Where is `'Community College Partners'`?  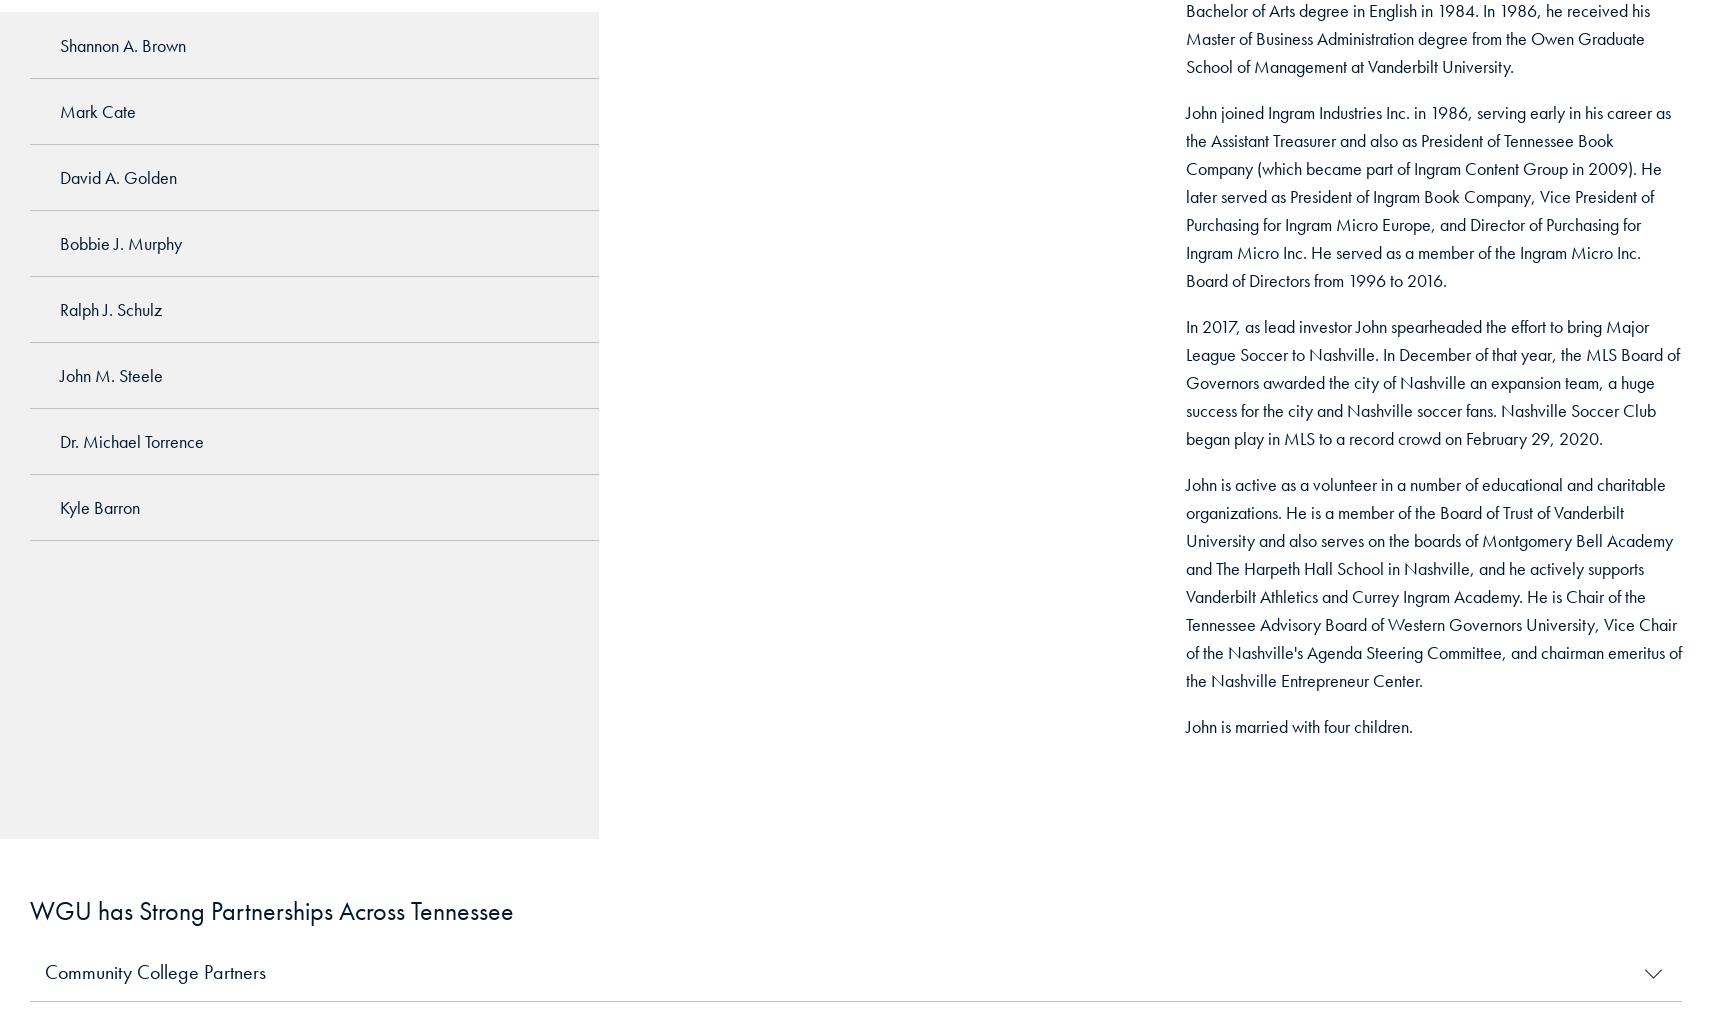
'Community College Partners' is located at coordinates (154, 972).